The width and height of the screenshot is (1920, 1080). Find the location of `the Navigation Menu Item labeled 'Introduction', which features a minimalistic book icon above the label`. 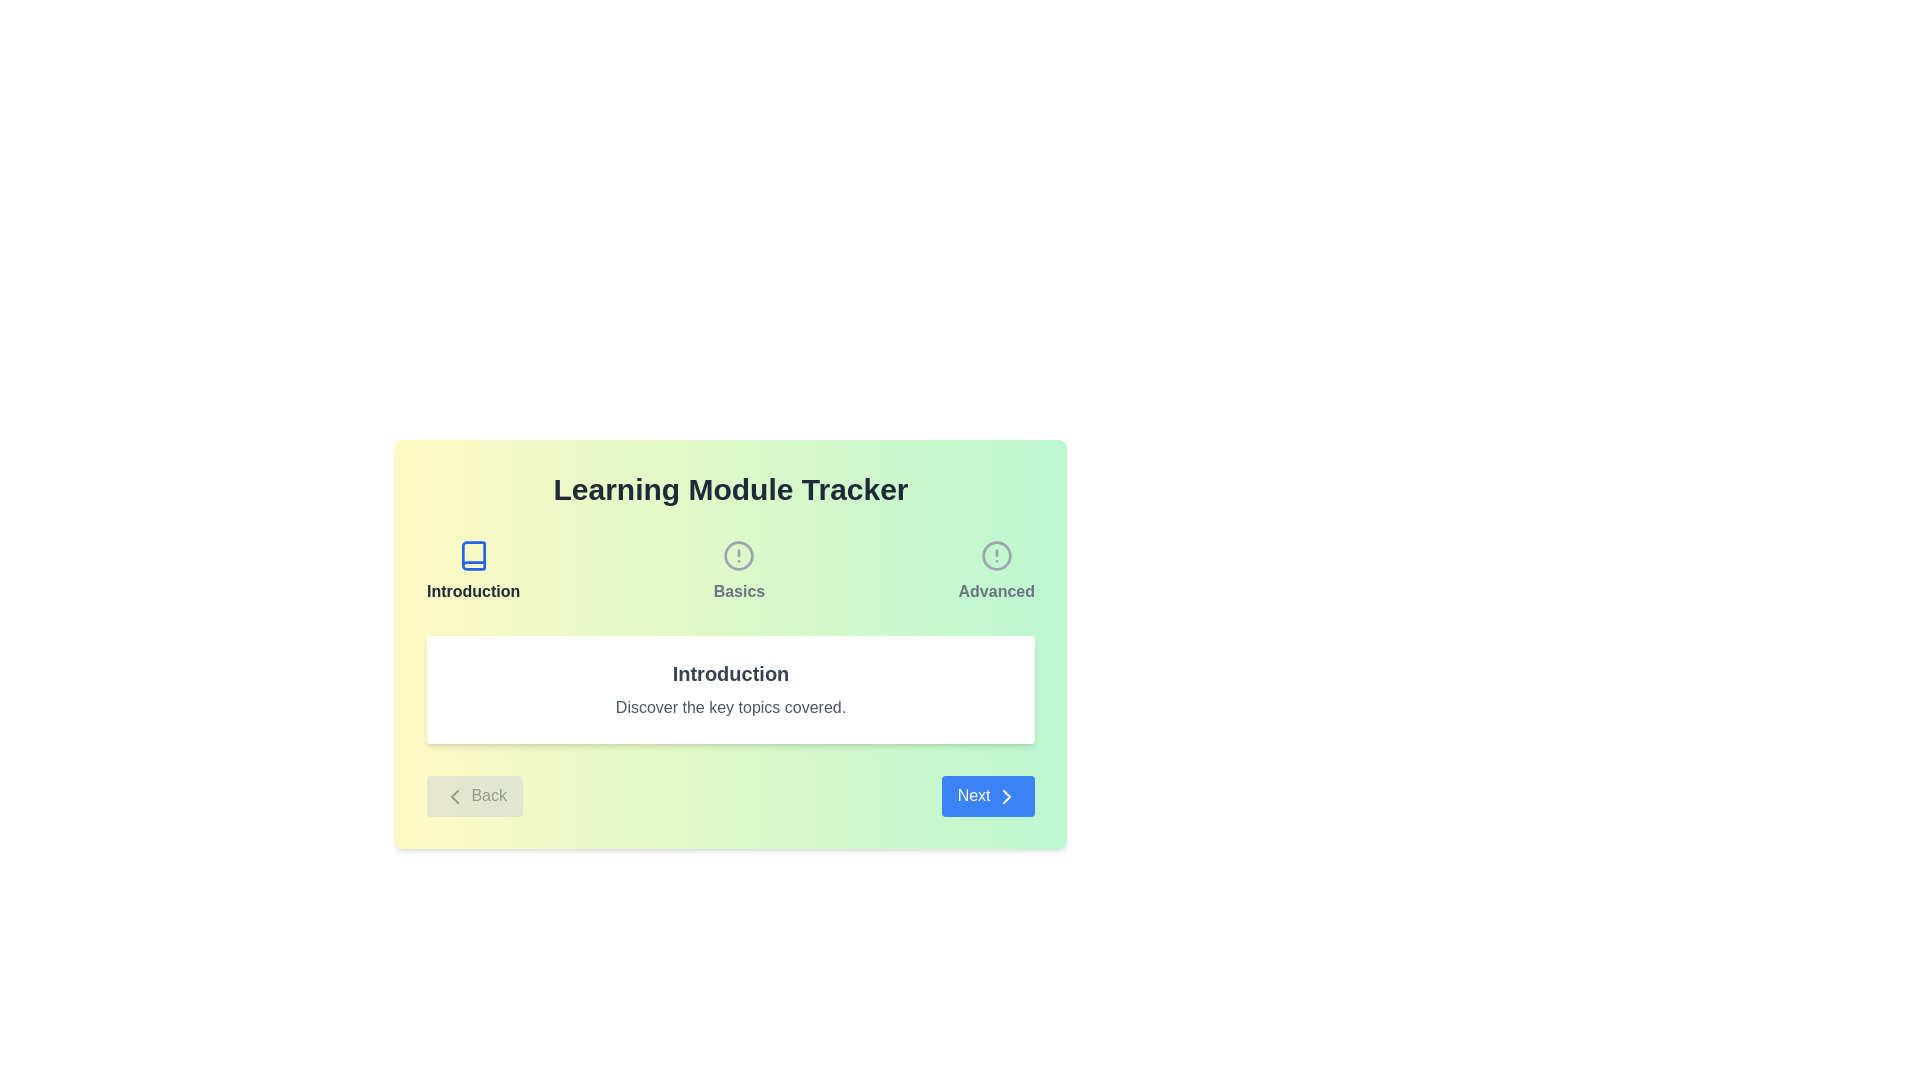

the Navigation Menu Item labeled 'Introduction', which features a minimalistic book icon above the label is located at coordinates (472, 571).